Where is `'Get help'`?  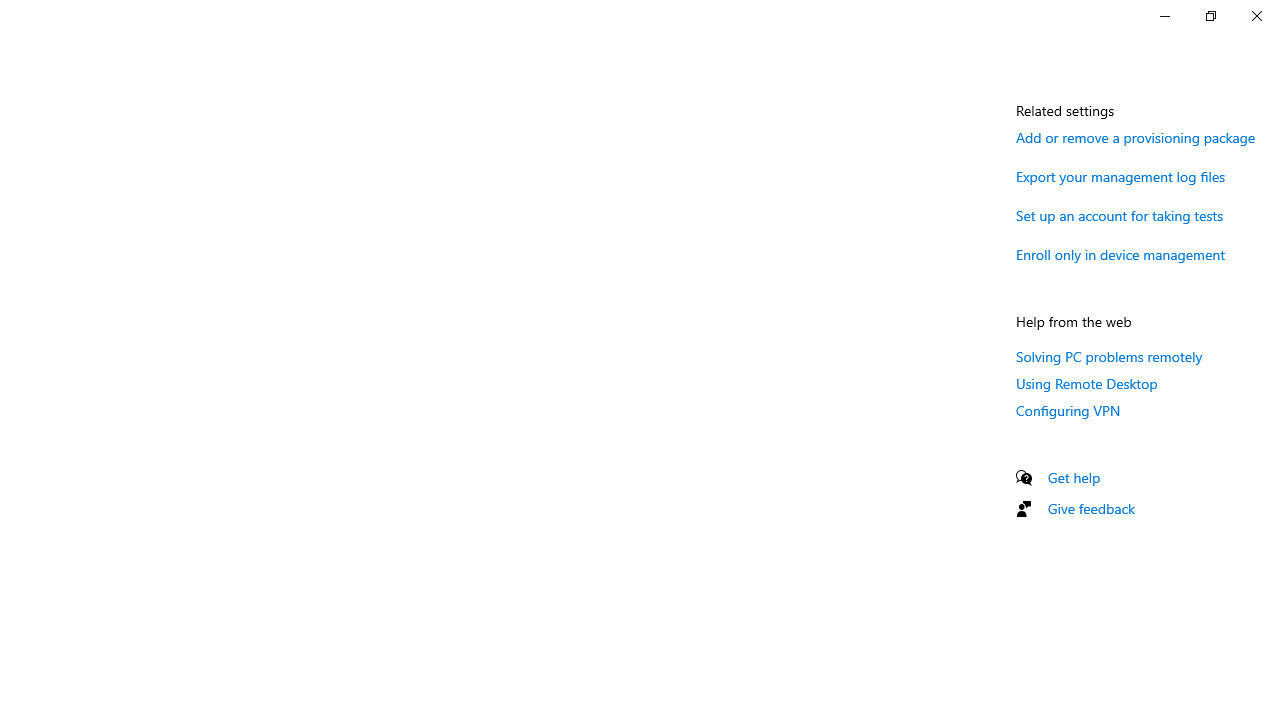 'Get help' is located at coordinates (1073, 477).